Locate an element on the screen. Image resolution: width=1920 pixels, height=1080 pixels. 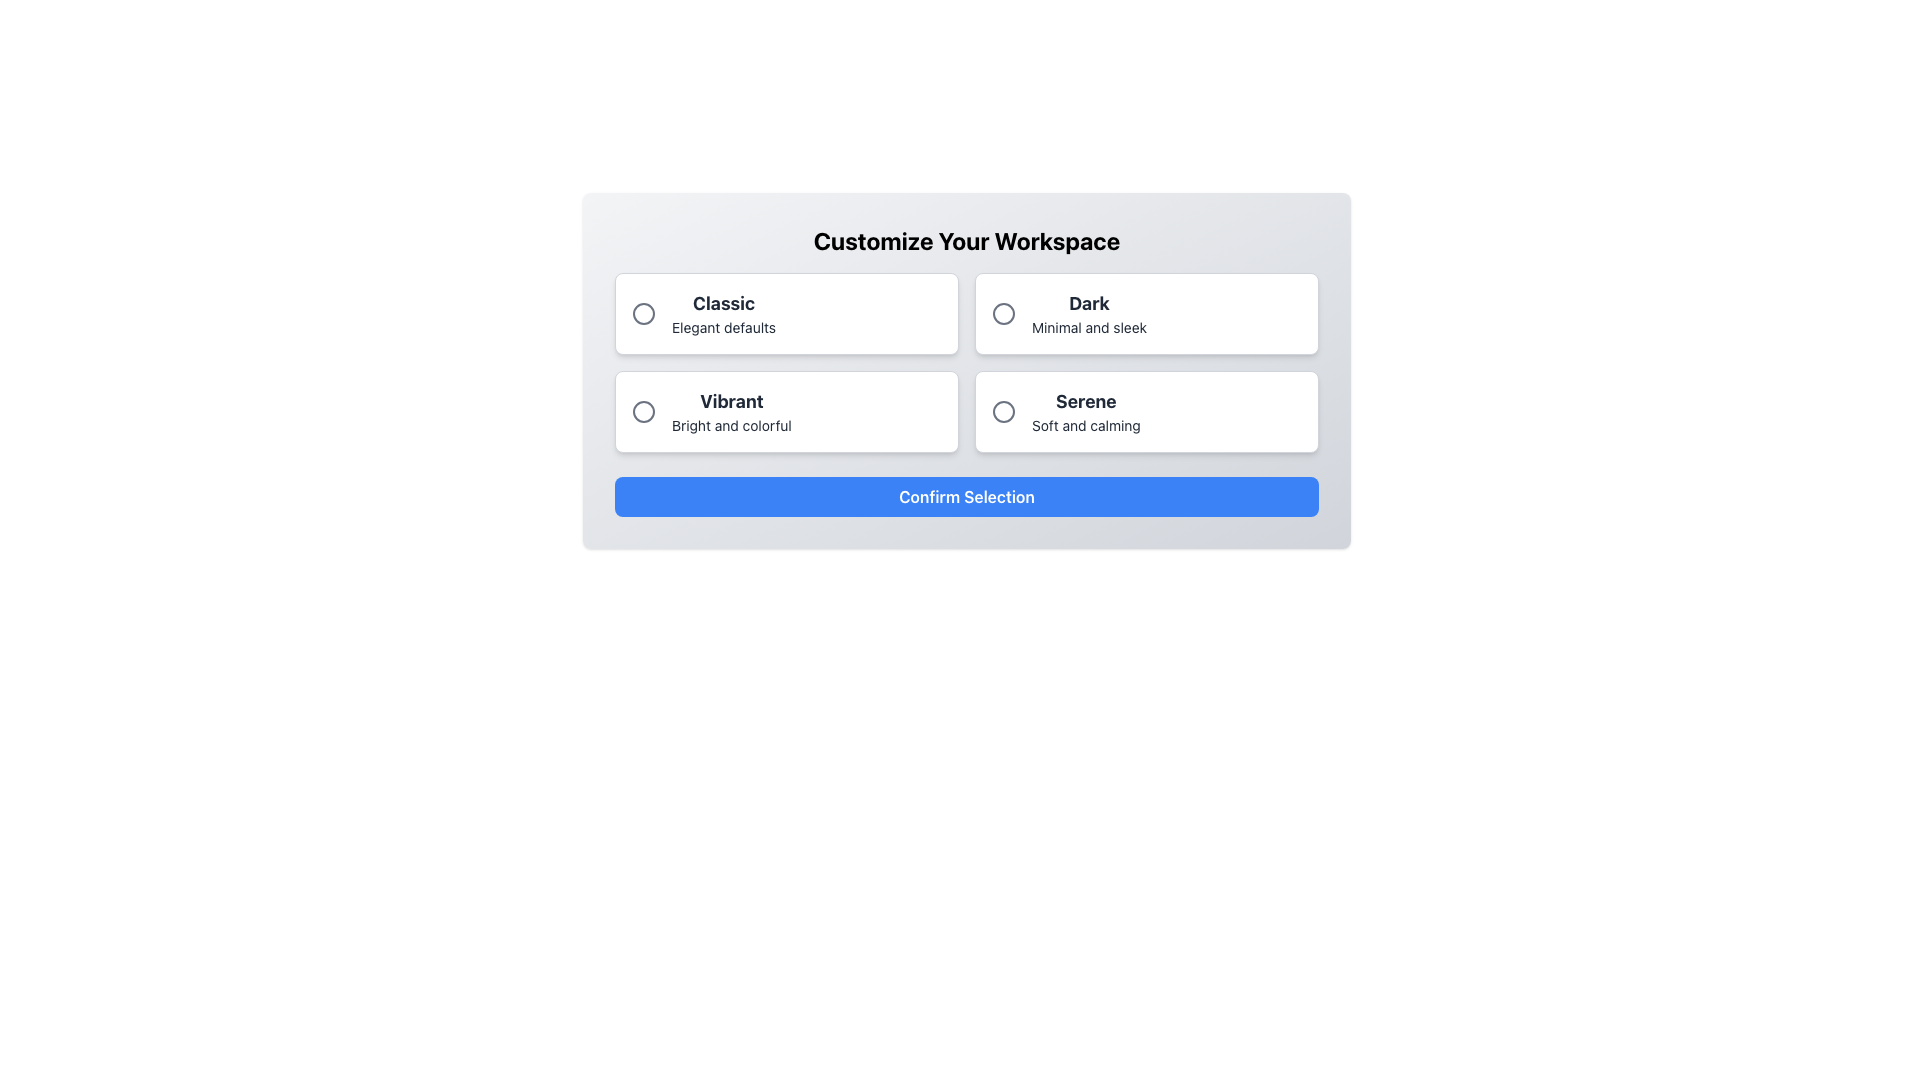
the confirm button located at the bottom-center of the customization interface is located at coordinates (966, 496).